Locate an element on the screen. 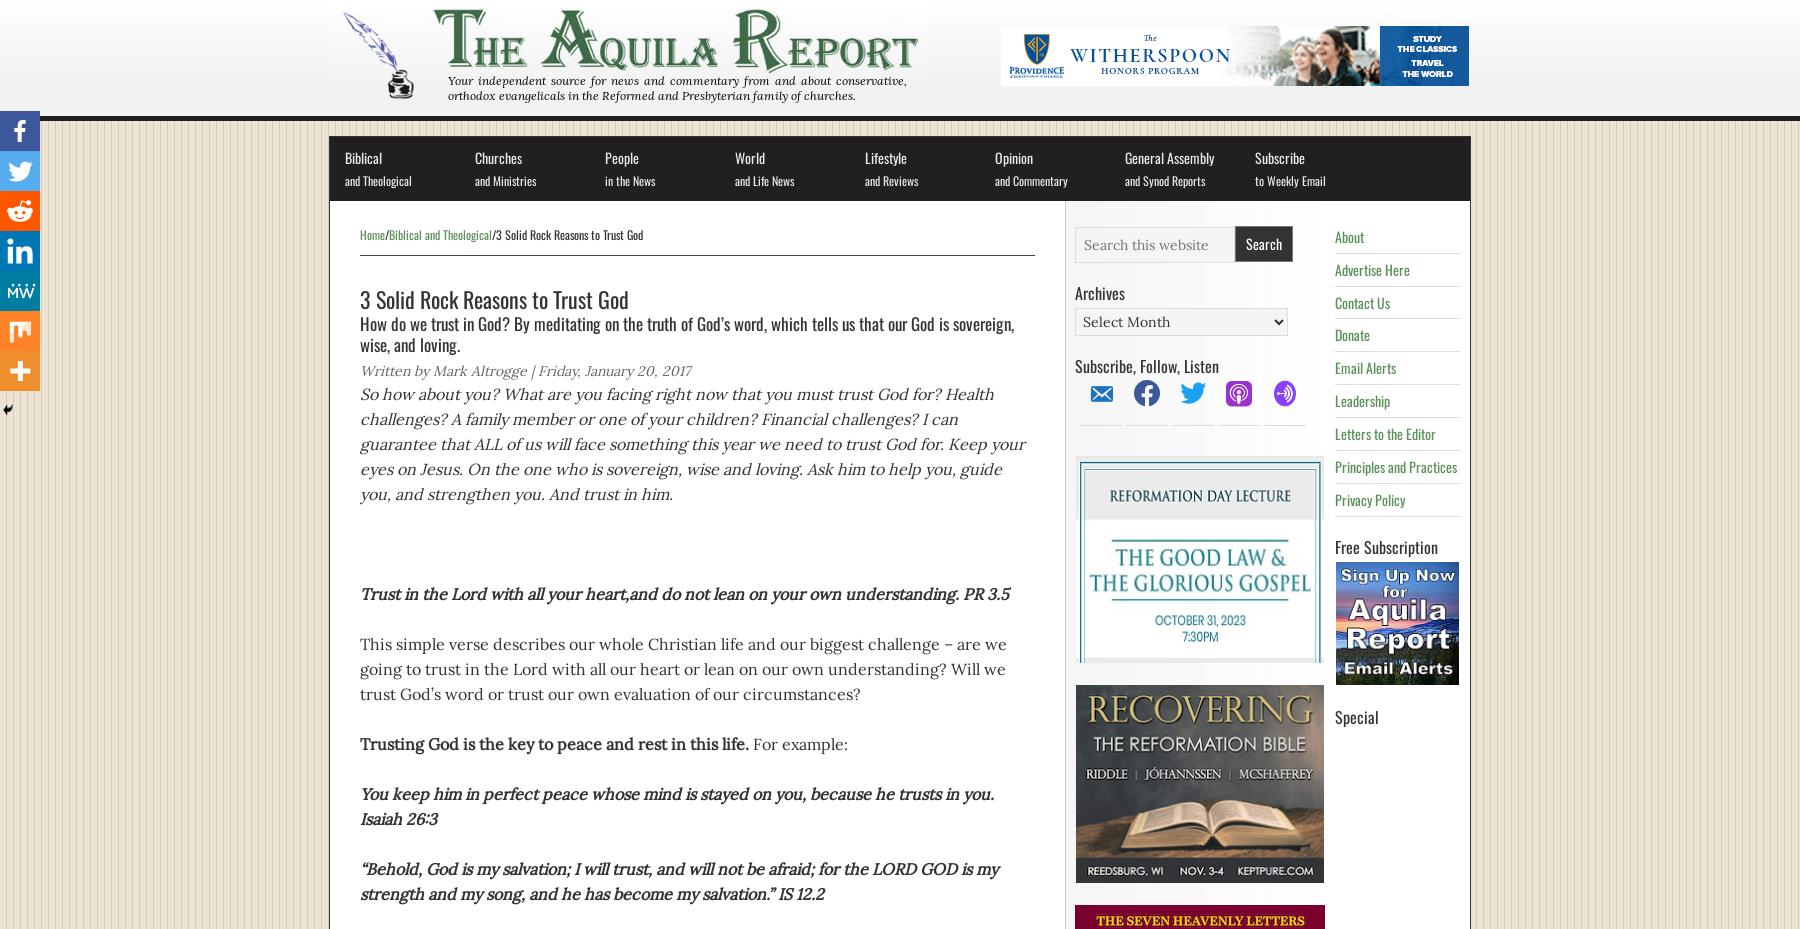  'and do not lean on your own understanding. PR 3.5' is located at coordinates (628, 593).